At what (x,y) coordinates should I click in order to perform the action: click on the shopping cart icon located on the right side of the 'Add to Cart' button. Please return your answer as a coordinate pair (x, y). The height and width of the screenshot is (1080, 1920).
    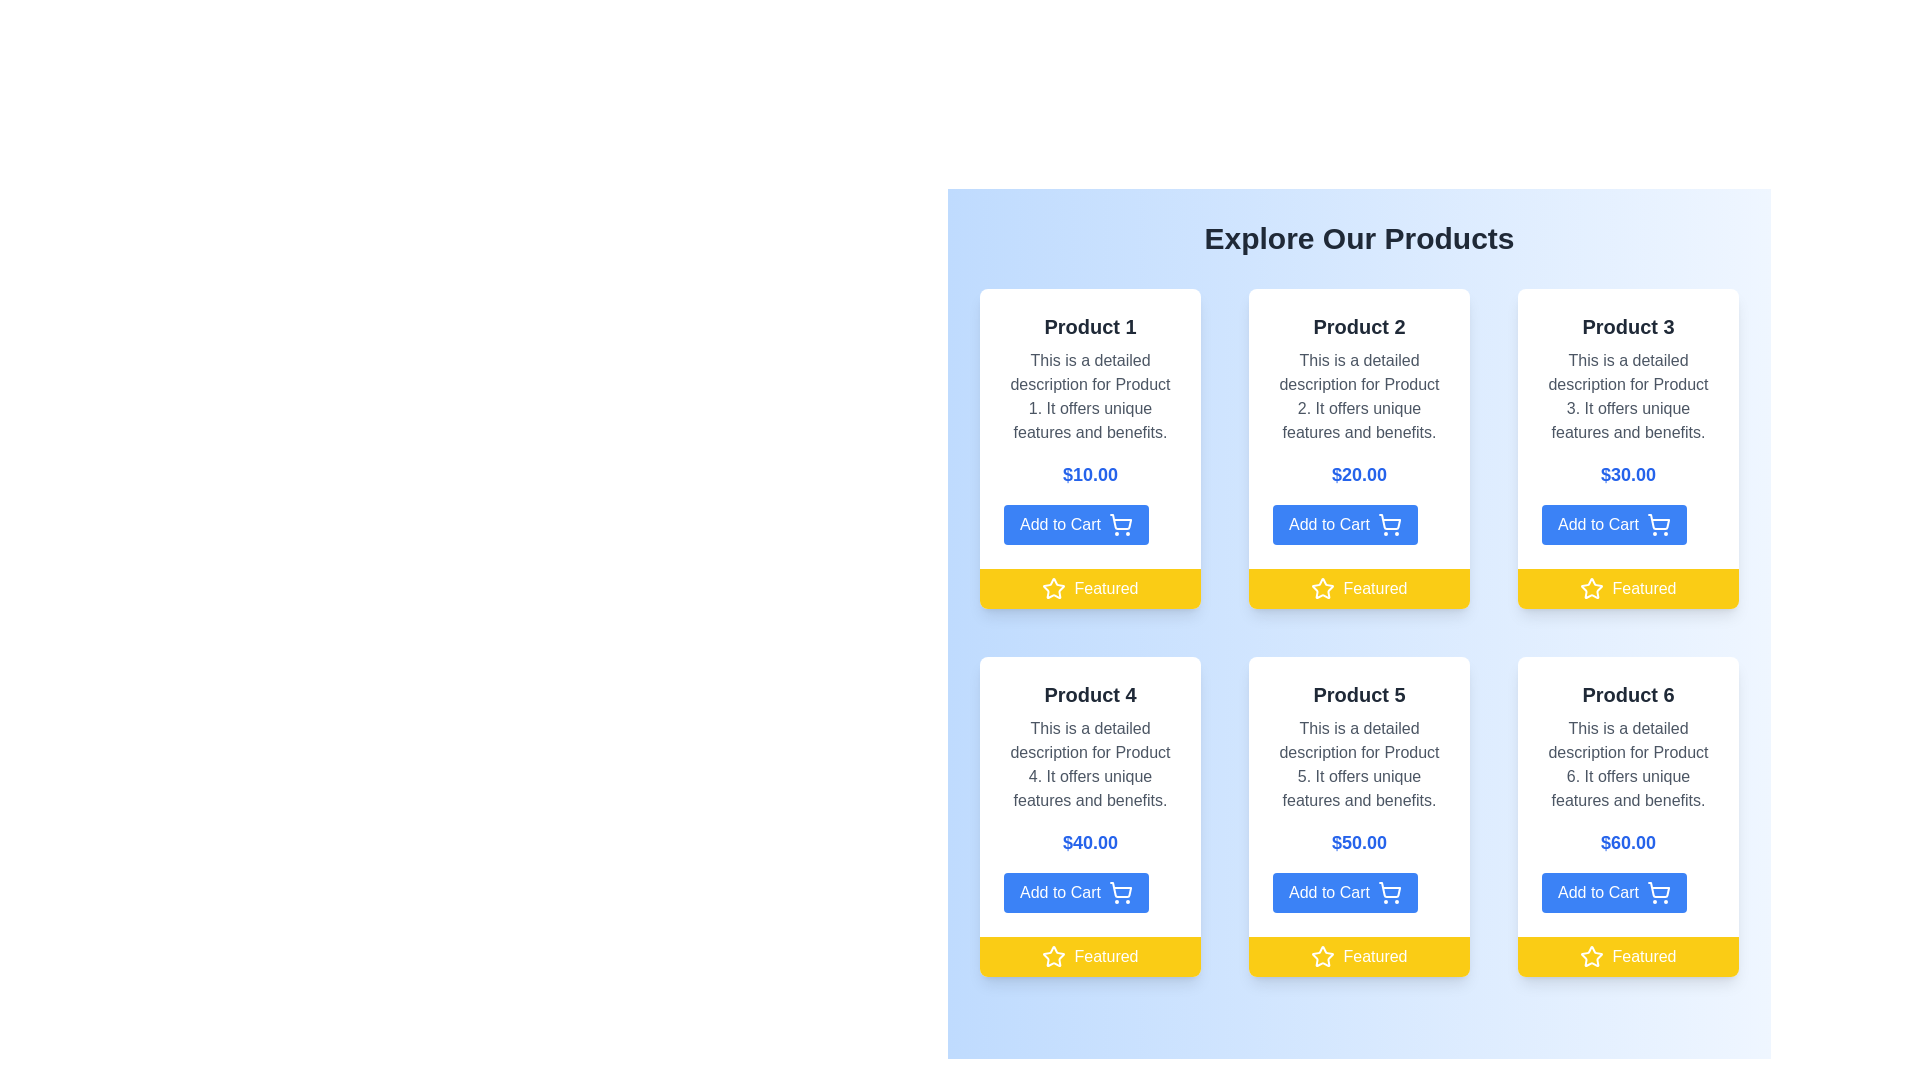
    Looking at the image, I should click on (1389, 889).